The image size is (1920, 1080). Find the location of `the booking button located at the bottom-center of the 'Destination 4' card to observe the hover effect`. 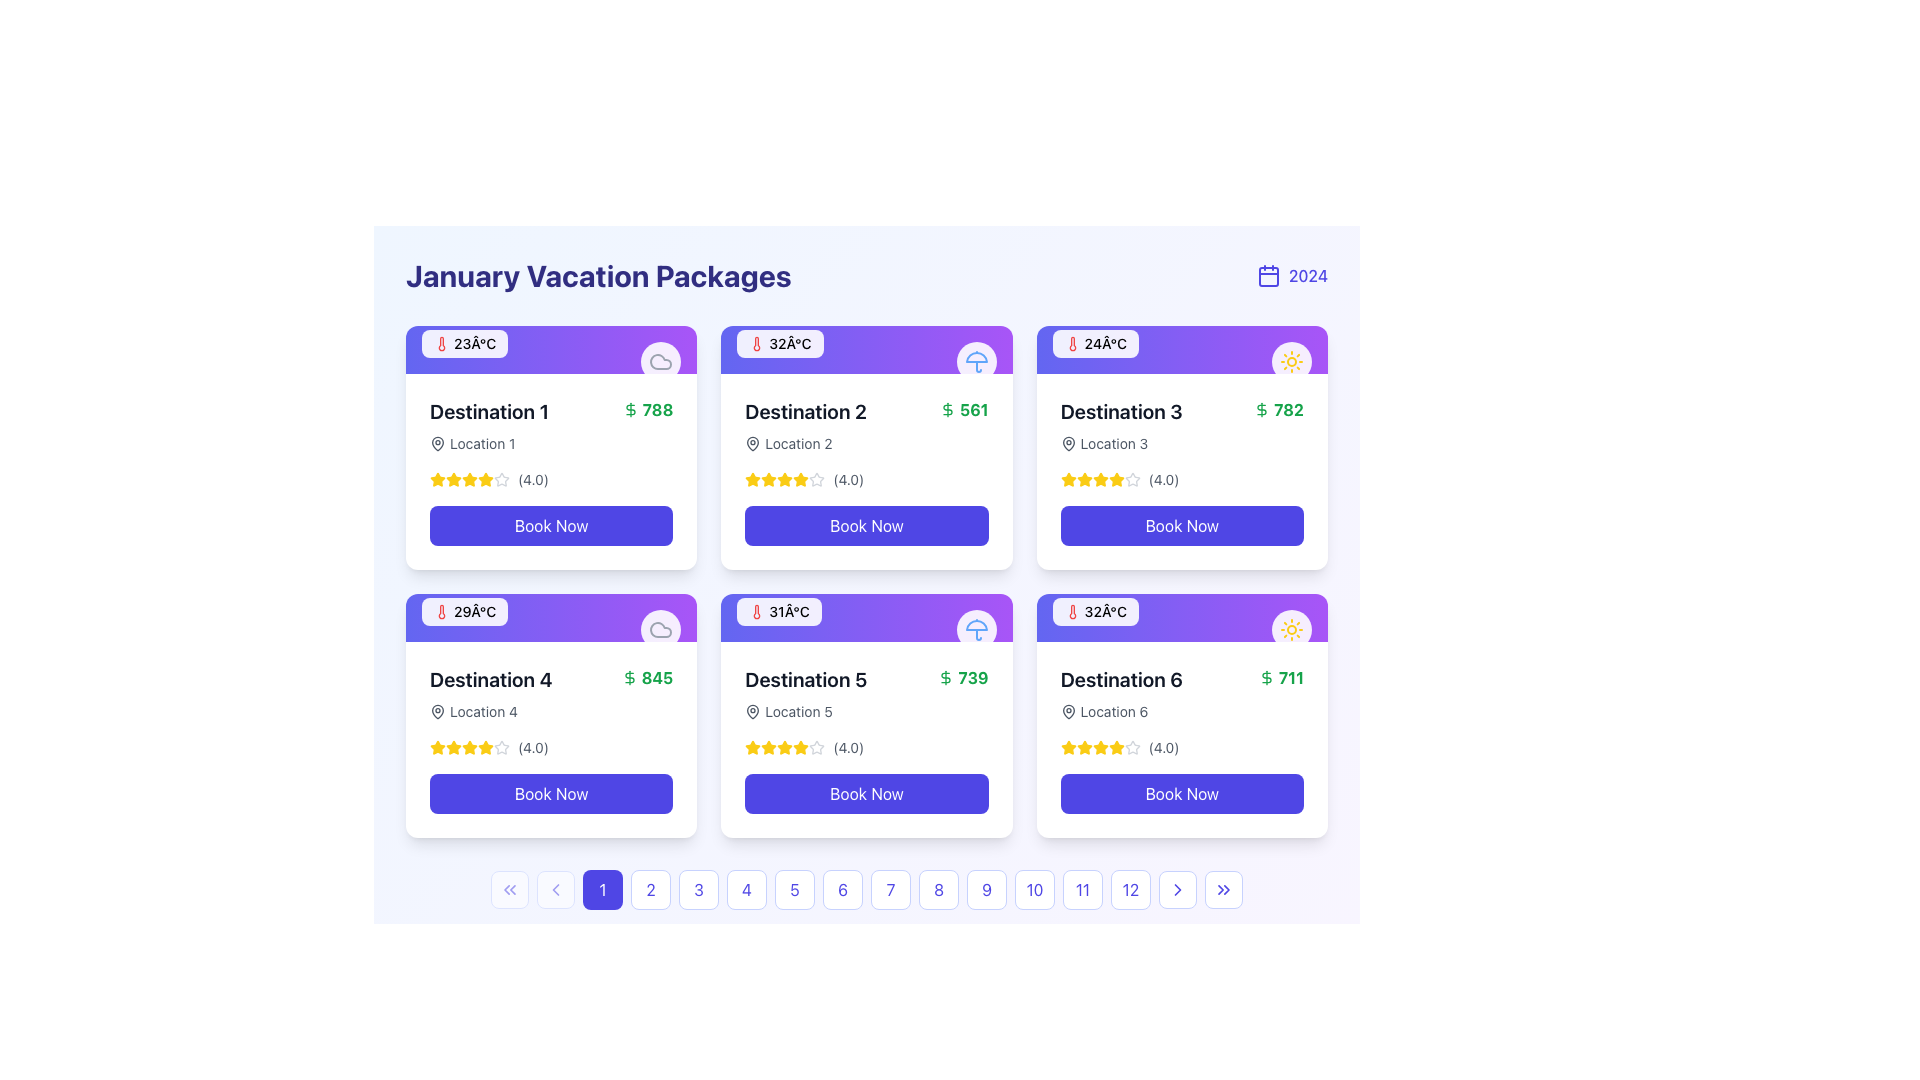

the booking button located at the bottom-center of the 'Destination 4' card to observe the hover effect is located at coordinates (551, 793).